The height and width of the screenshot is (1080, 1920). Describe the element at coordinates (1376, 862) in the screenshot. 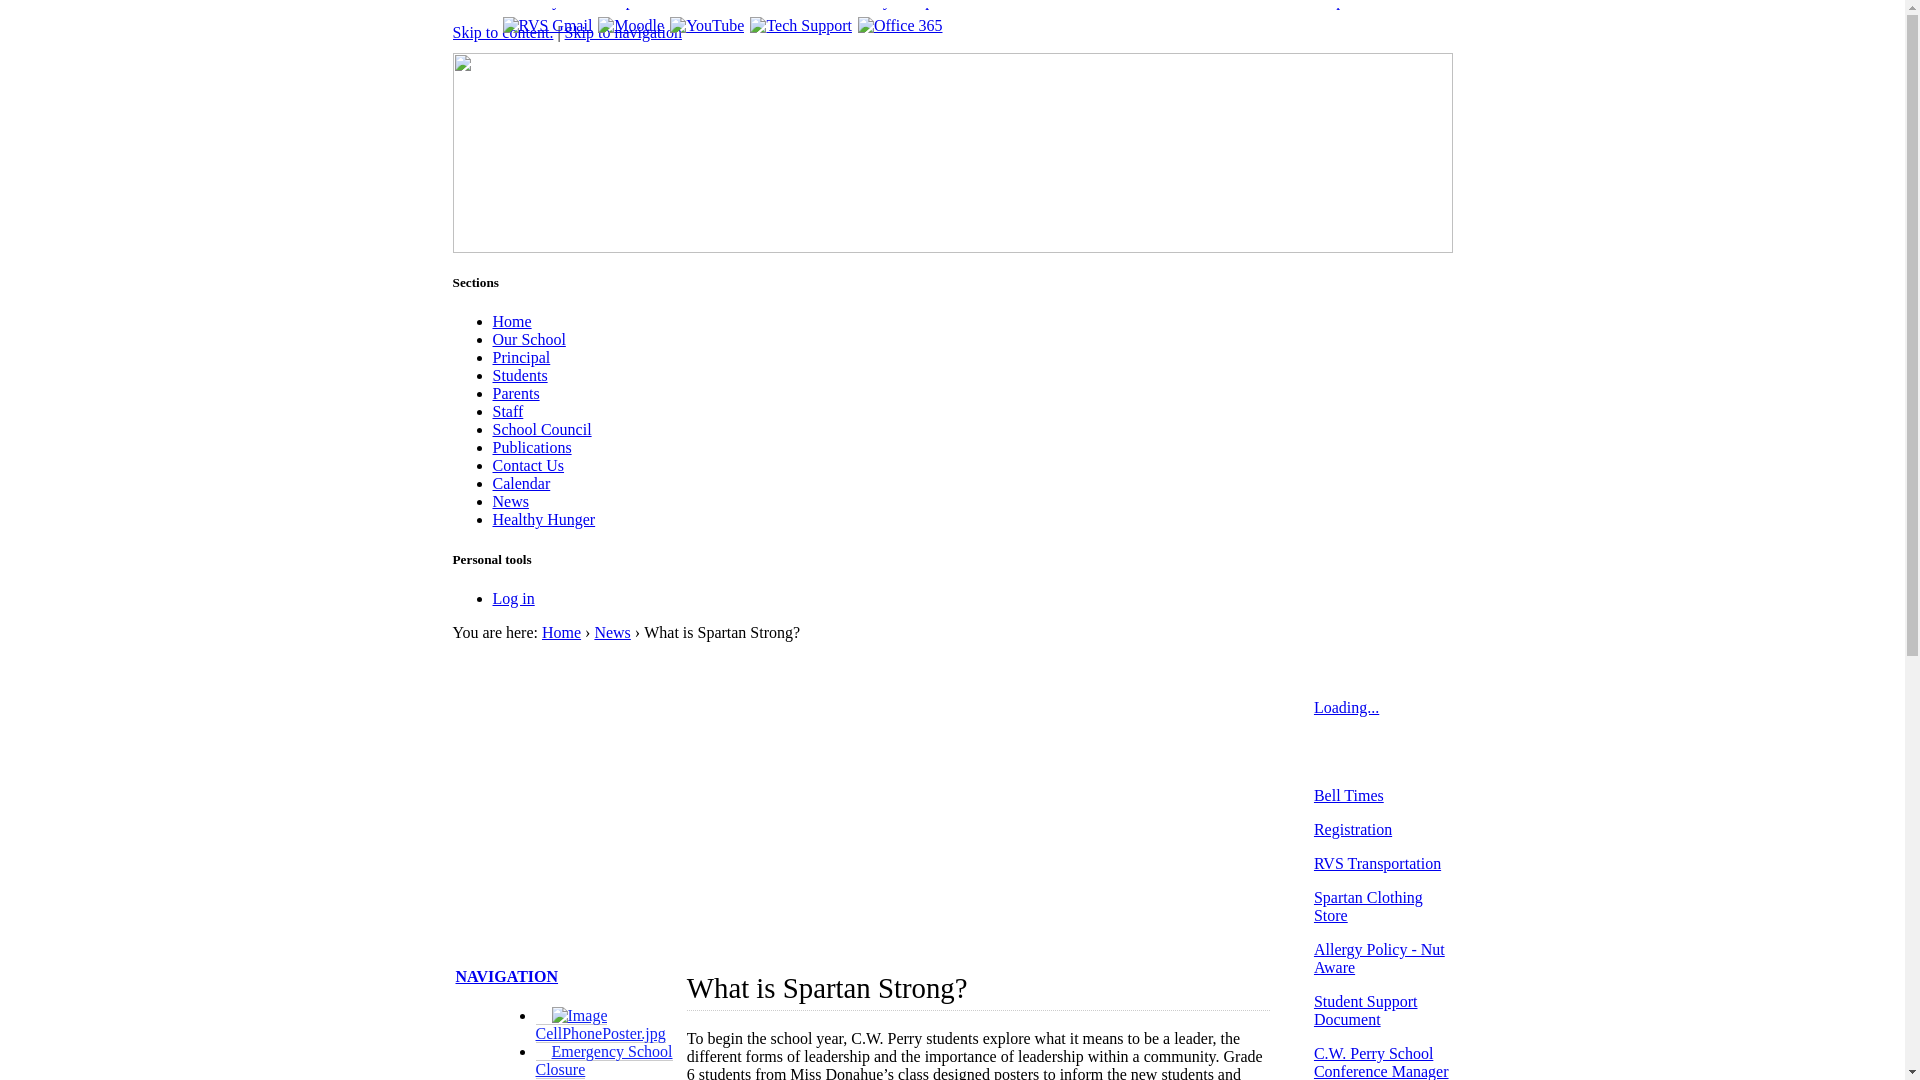

I see `'RVS Transportation'` at that location.